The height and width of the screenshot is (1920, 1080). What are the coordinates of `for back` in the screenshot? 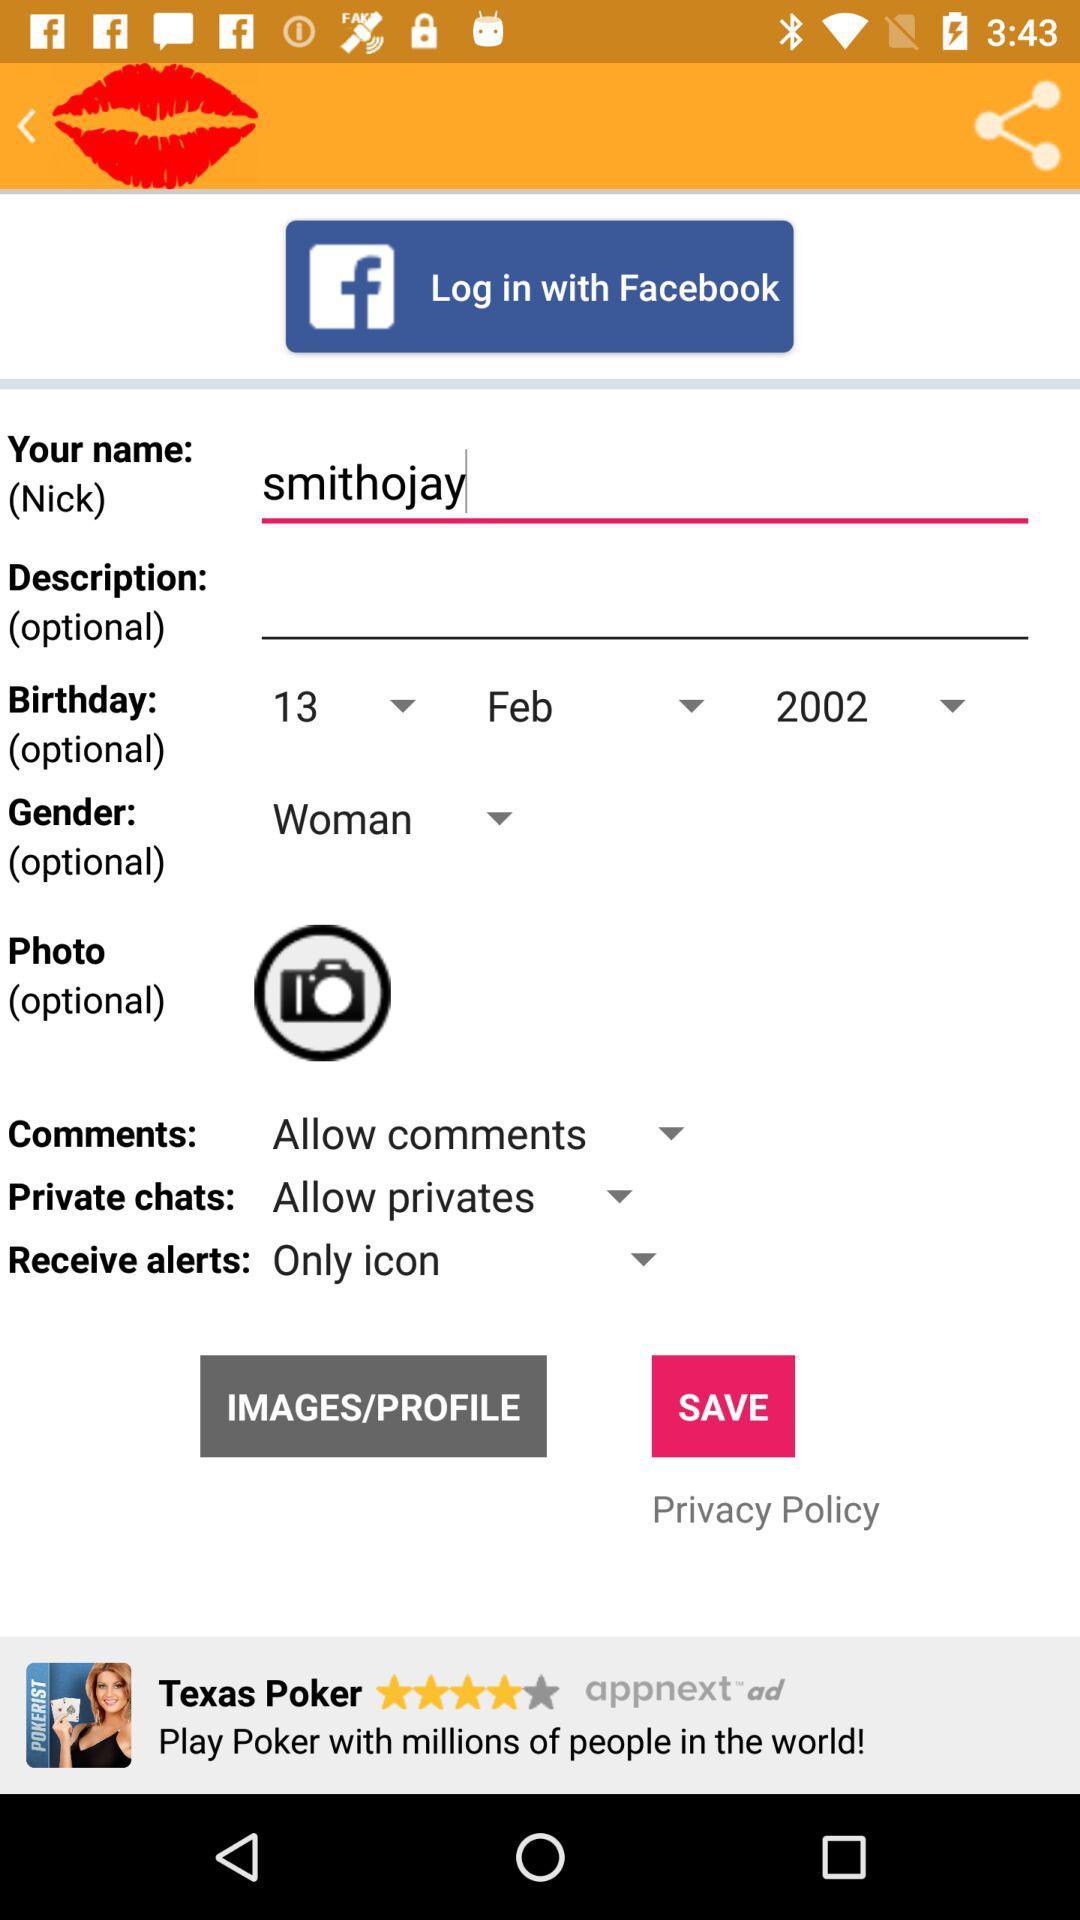 It's located at (26, 124).